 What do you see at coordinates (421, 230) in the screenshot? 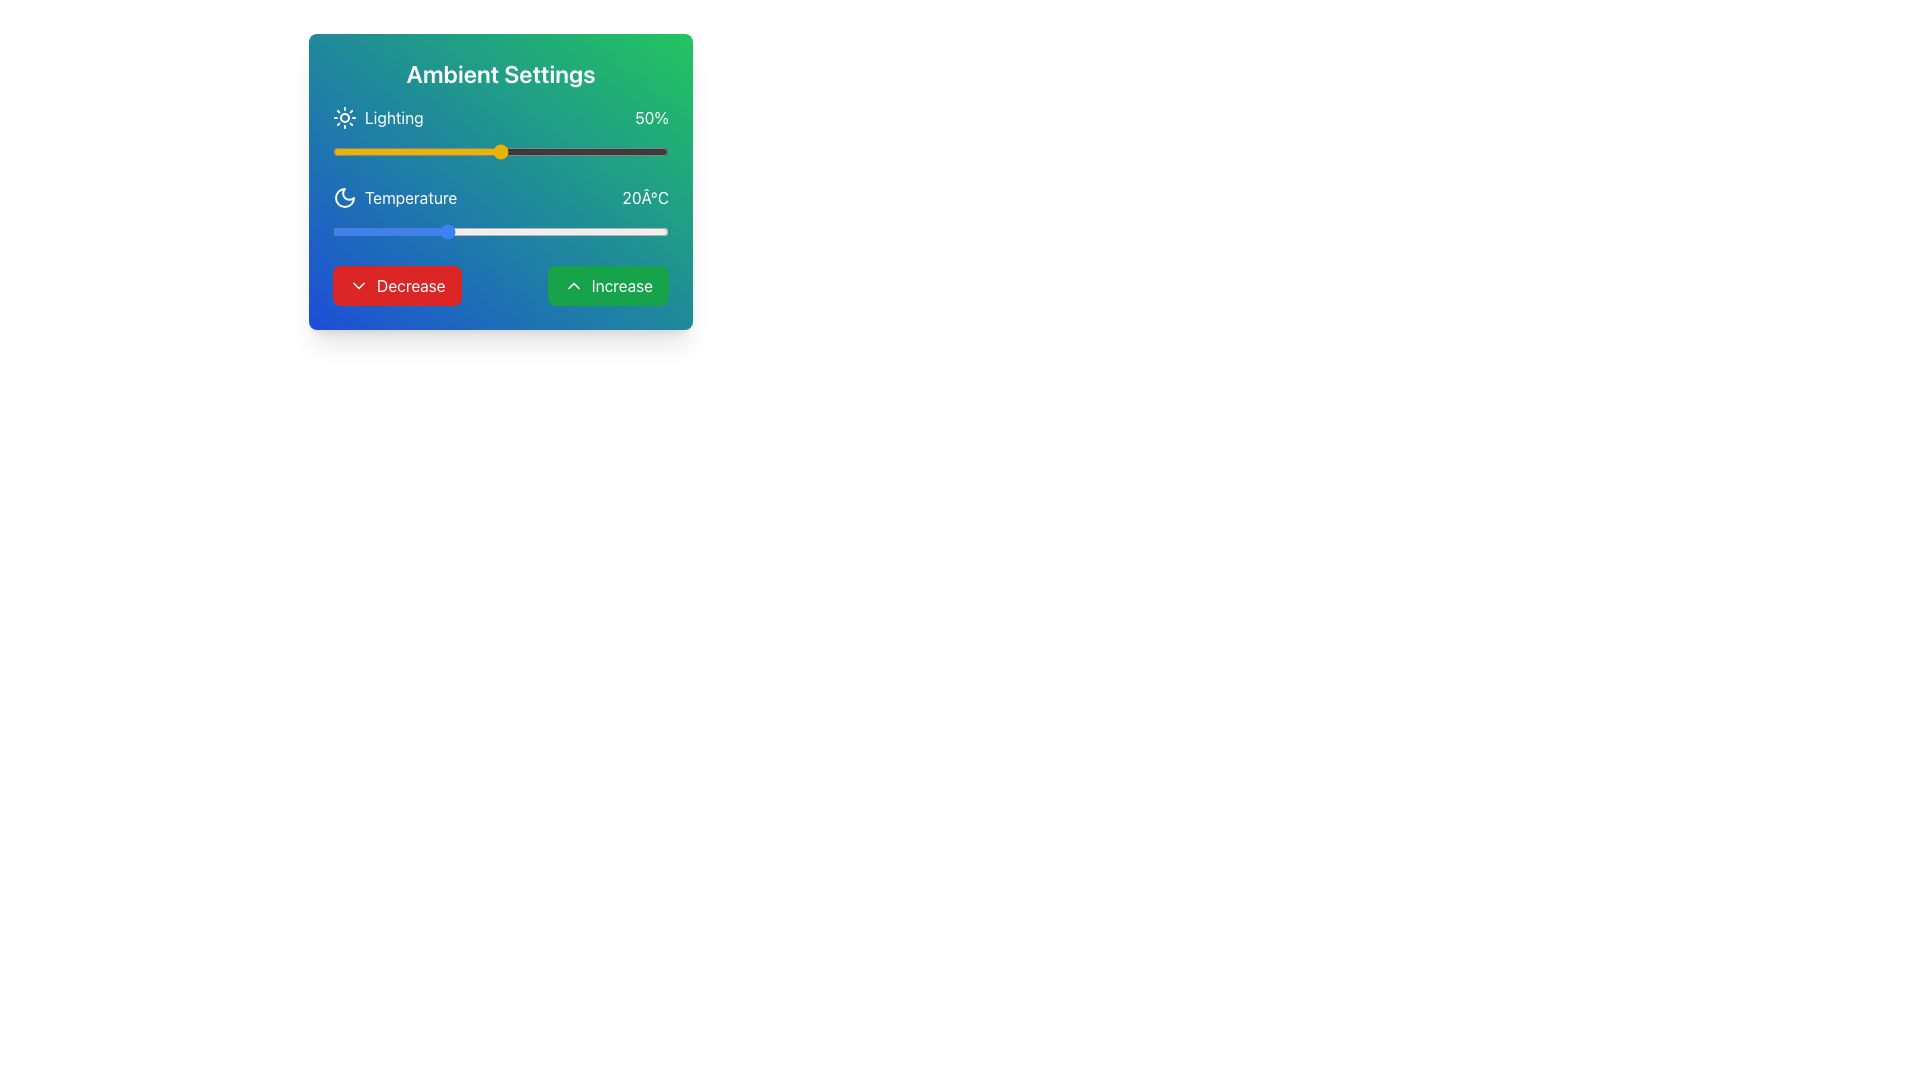
I see `the temperature` at bounding box center [421, 230].